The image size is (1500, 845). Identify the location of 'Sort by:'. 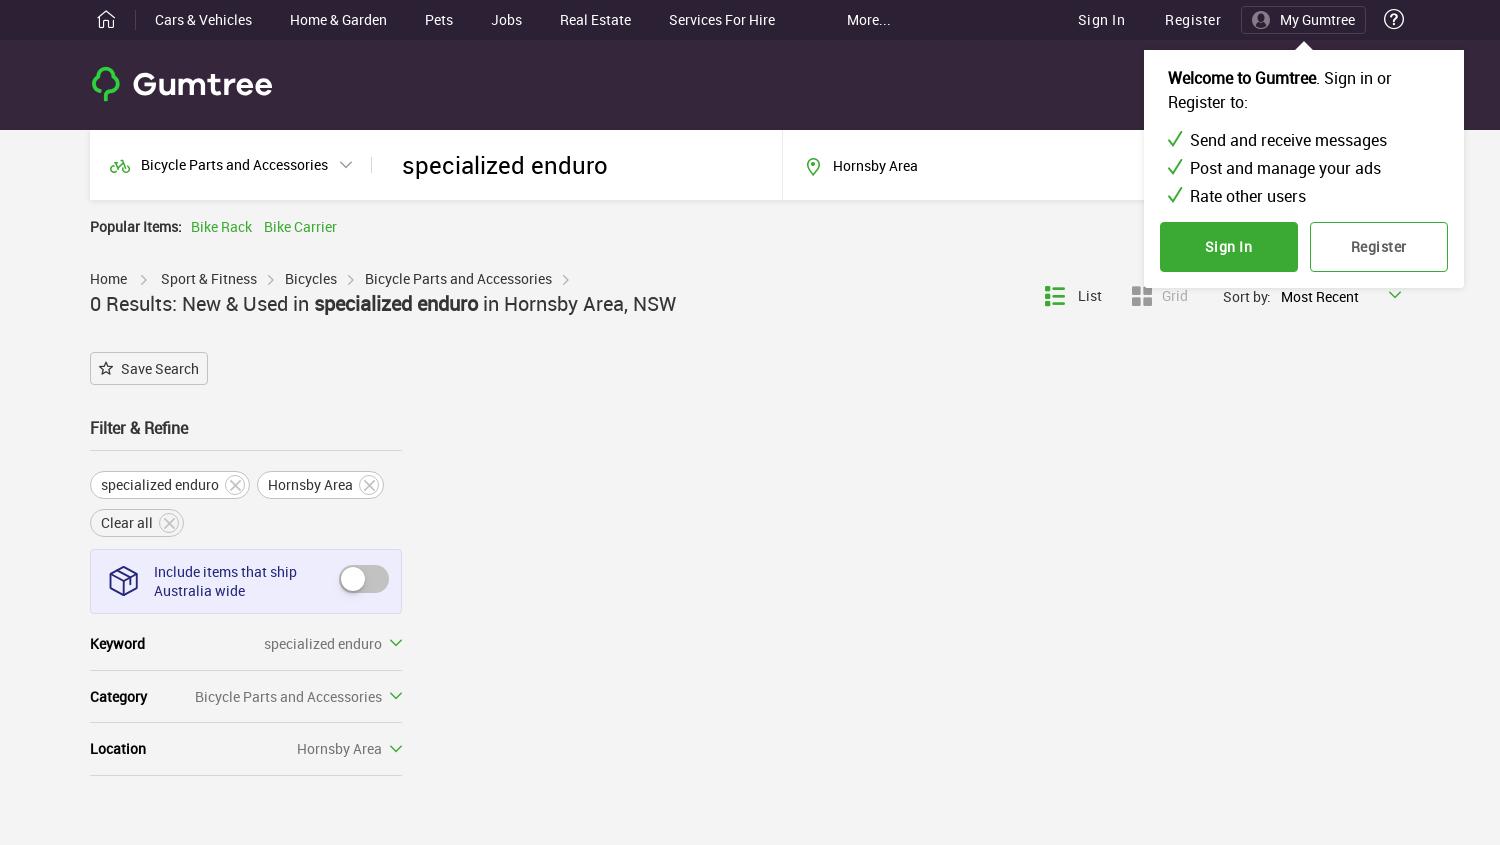
(1245, 296).